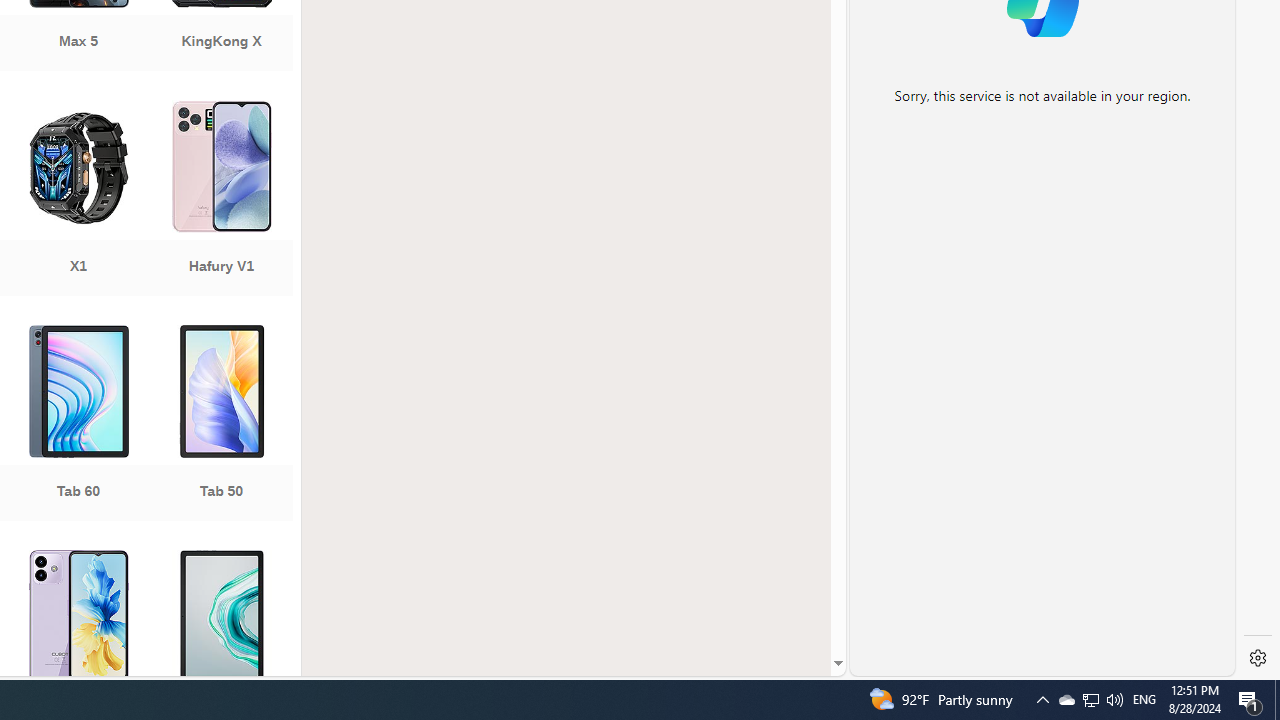  What do you see at coordinates (78, 200) in the screenshot?
I see `'X1'` at bounding box center [78, 200].